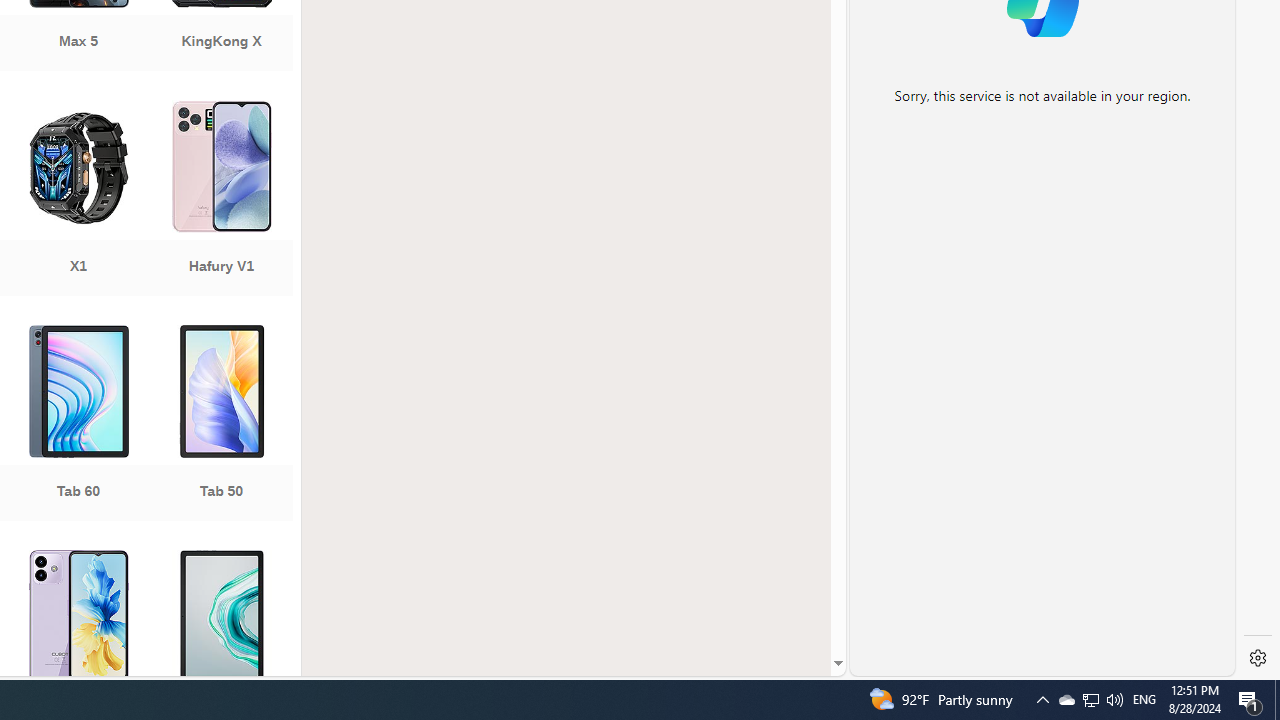  What do you see at coordinates (78, 200) in the screenshot?
I see `'X1'` at bounding box center [78, 200].